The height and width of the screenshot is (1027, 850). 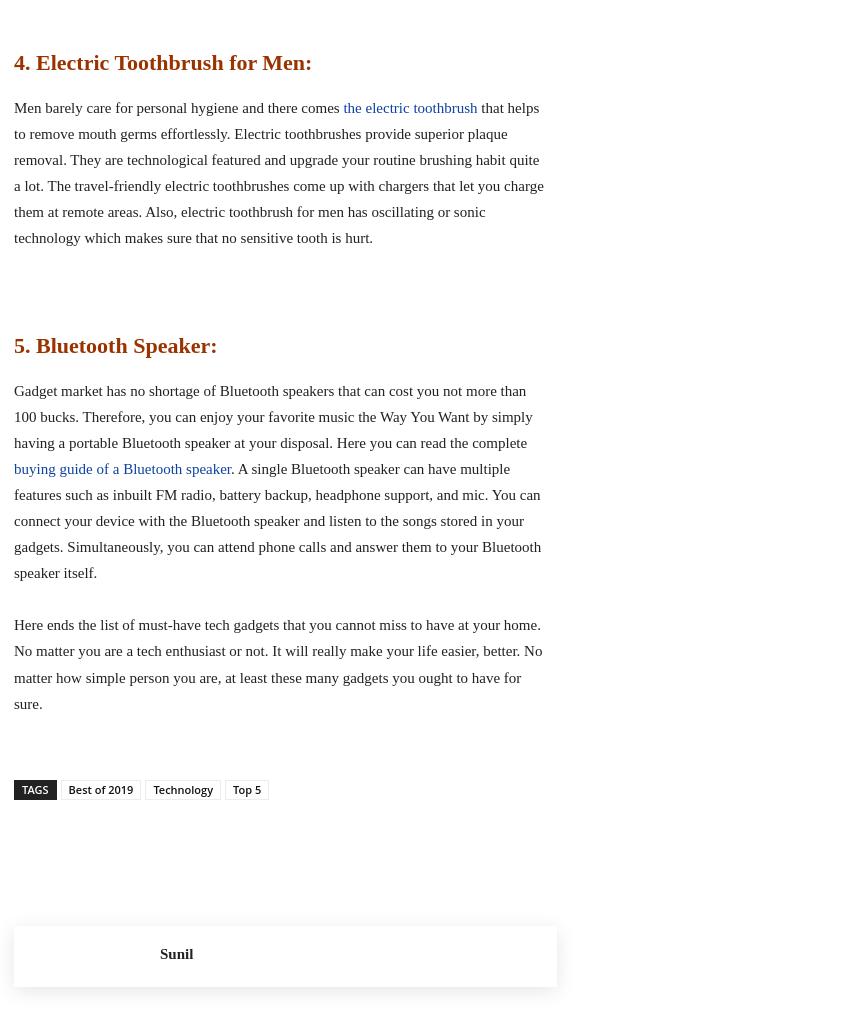 What do you see at coordinates (470, 841) in the screenshot?
I see `'Twitter'` at bounding box center [470, 841].